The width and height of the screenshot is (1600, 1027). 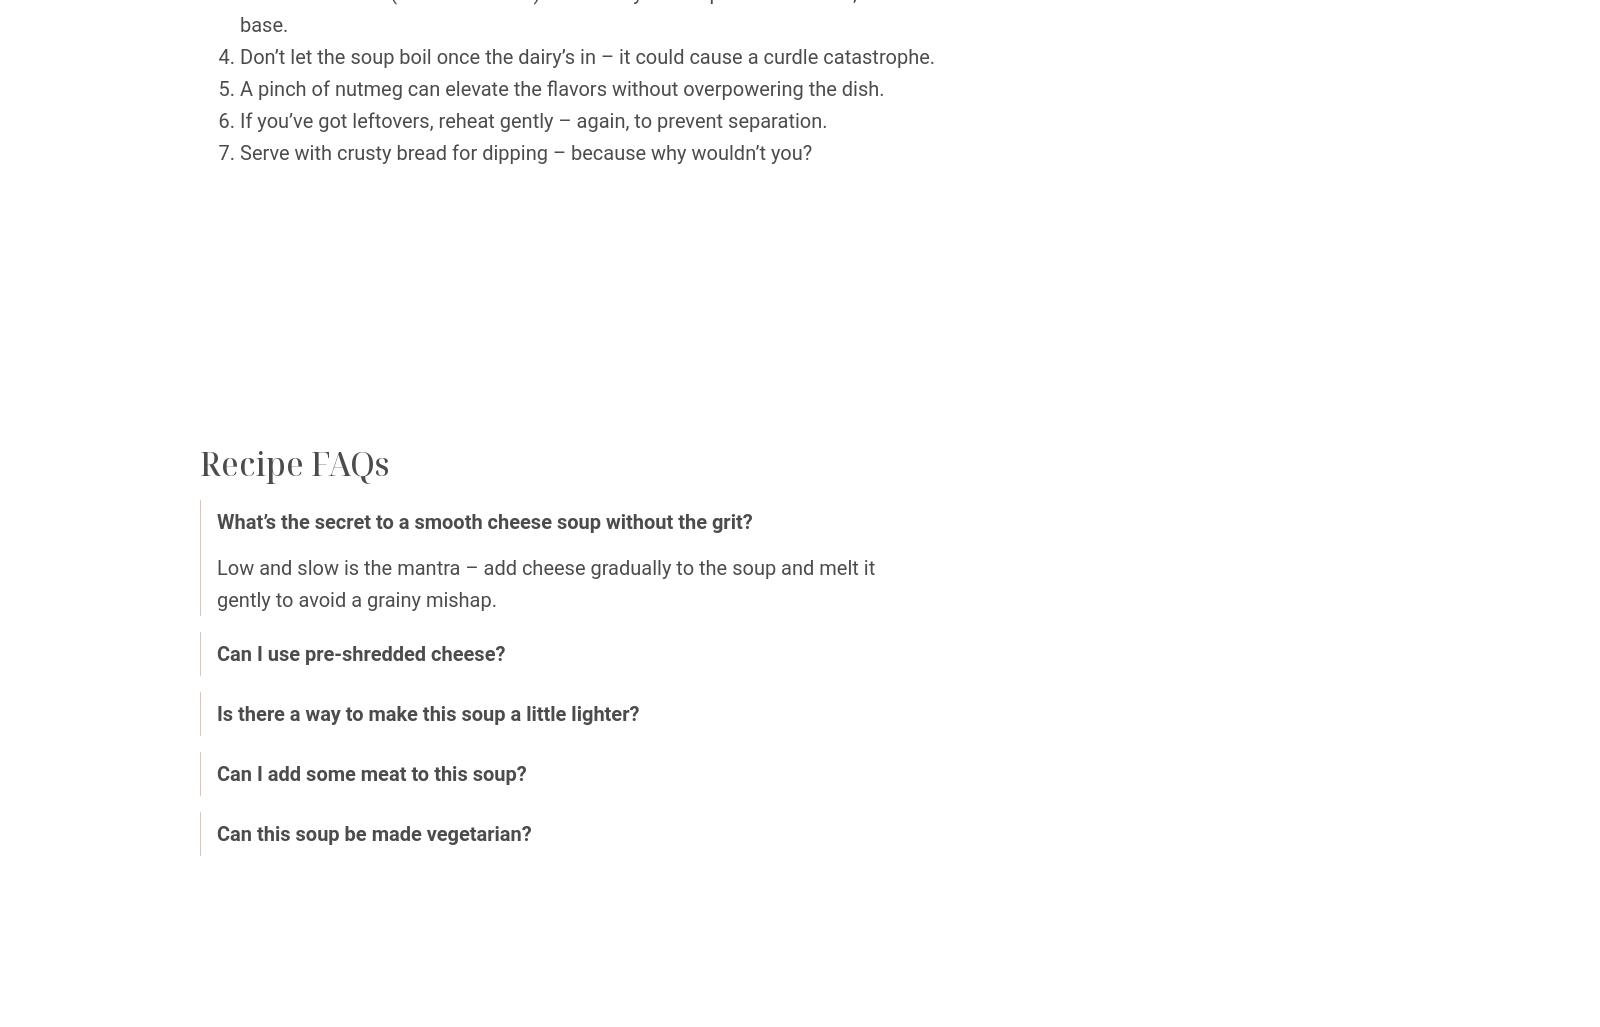 What do you see at coordinates (524, 153) in the screenshot?
I see `'Serve with crusty bread for dipping – because why wouldn’t you?'` at bounding box center [524, 153].